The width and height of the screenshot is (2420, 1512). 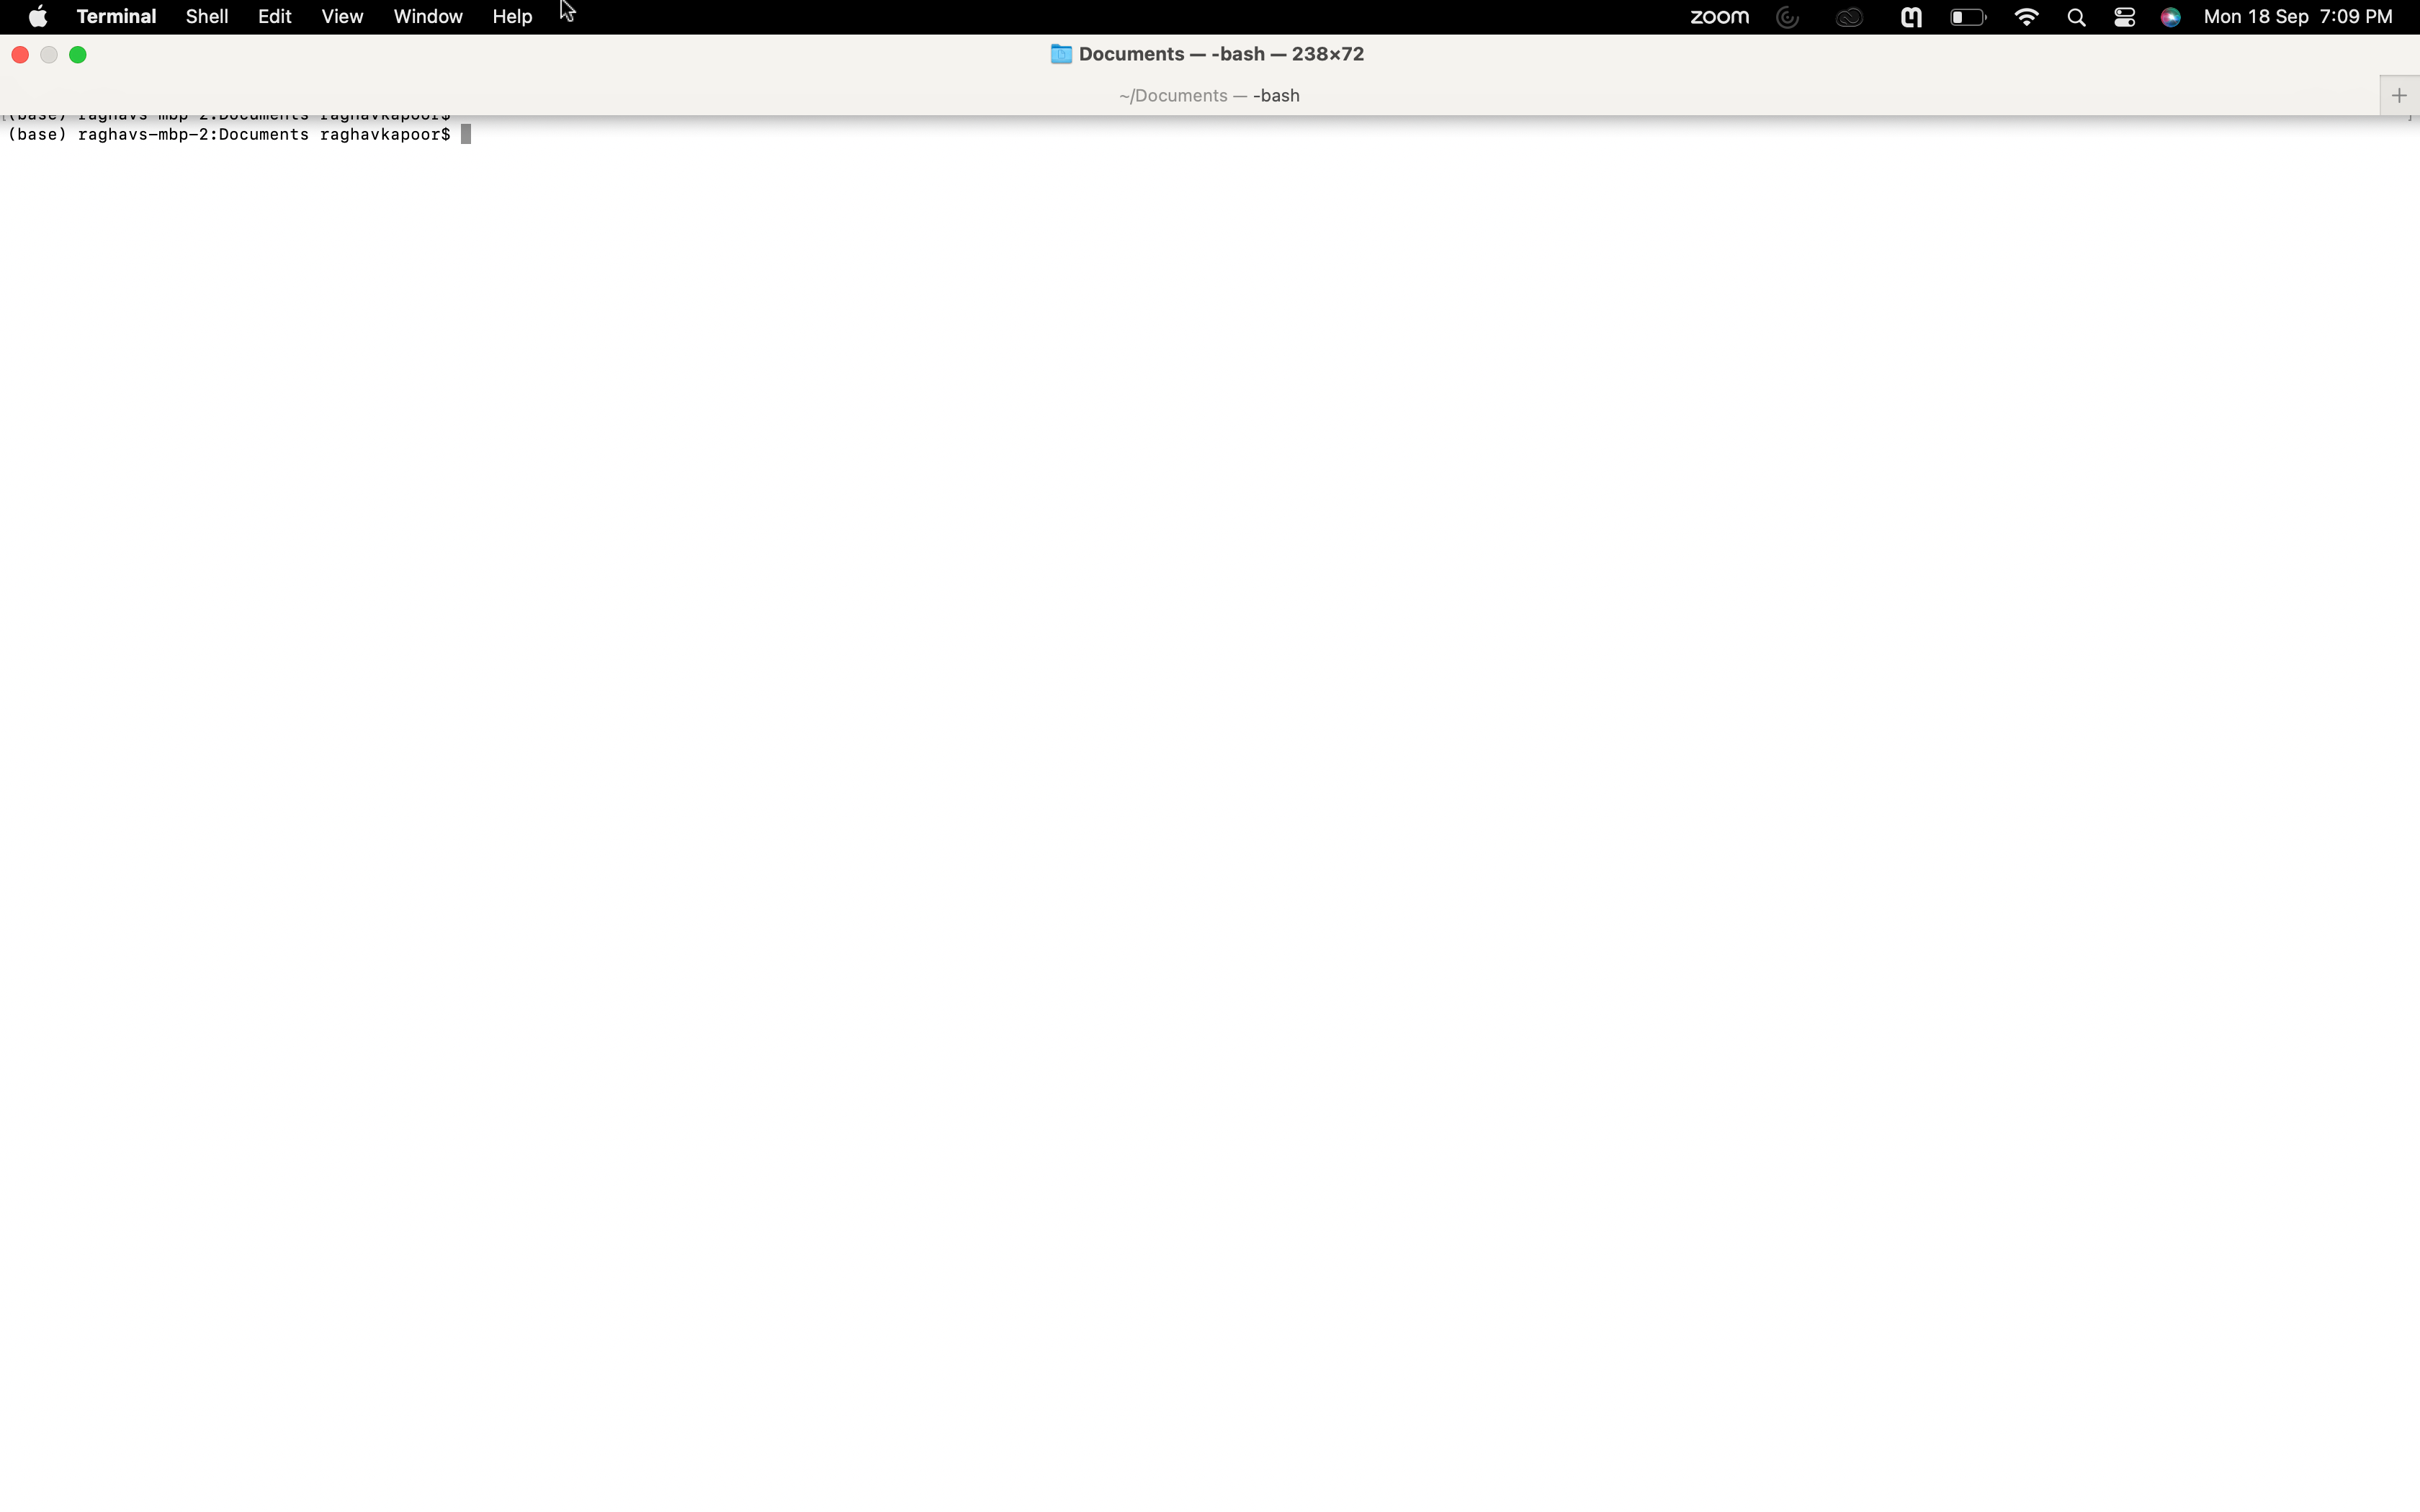 What do you see at coordinates (426, 17) in the screenshot?
I see `Extend current working window to full screen using the window options` at bounding box center [426, 17].